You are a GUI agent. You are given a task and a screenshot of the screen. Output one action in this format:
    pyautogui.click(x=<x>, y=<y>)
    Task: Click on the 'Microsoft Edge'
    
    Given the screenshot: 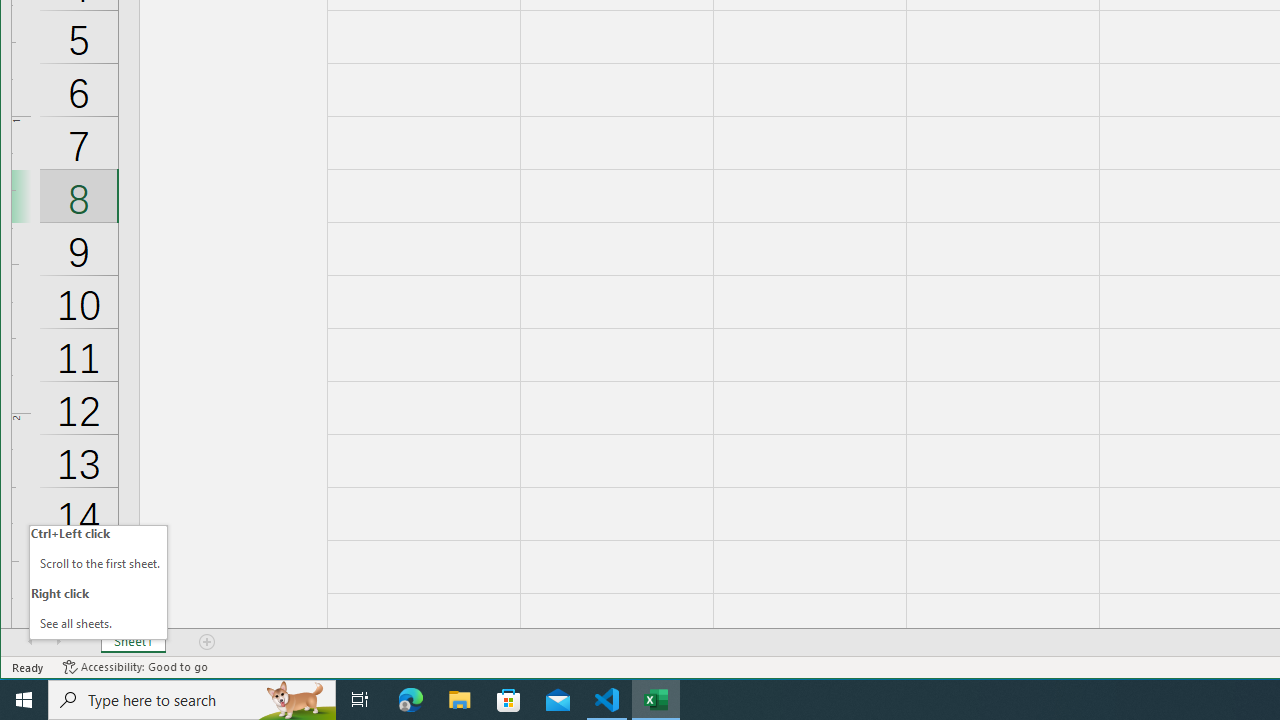 What is the action you would take?
    pyautogui.click(x=410, y=698)
    